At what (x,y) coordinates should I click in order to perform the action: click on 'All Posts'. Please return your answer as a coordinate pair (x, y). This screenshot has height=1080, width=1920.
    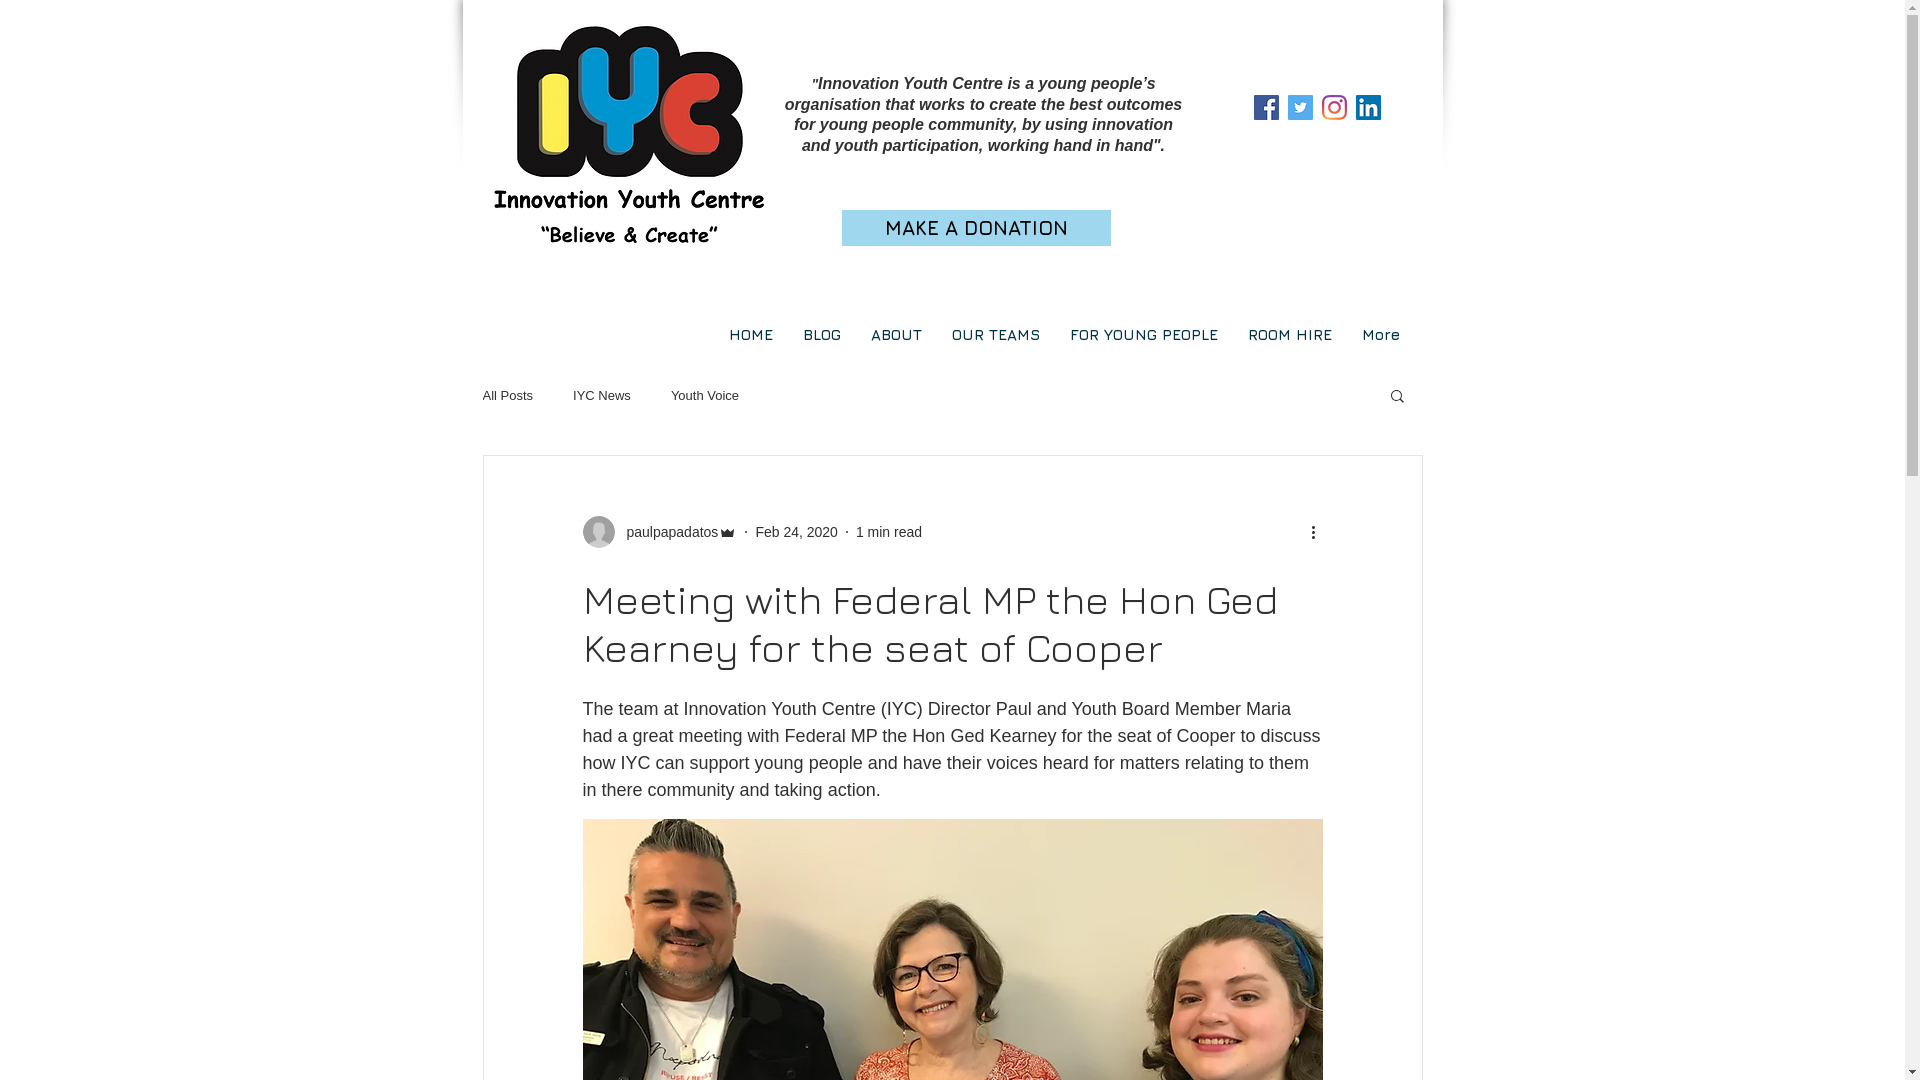
    Looking at the image, I should click on (507, 395).